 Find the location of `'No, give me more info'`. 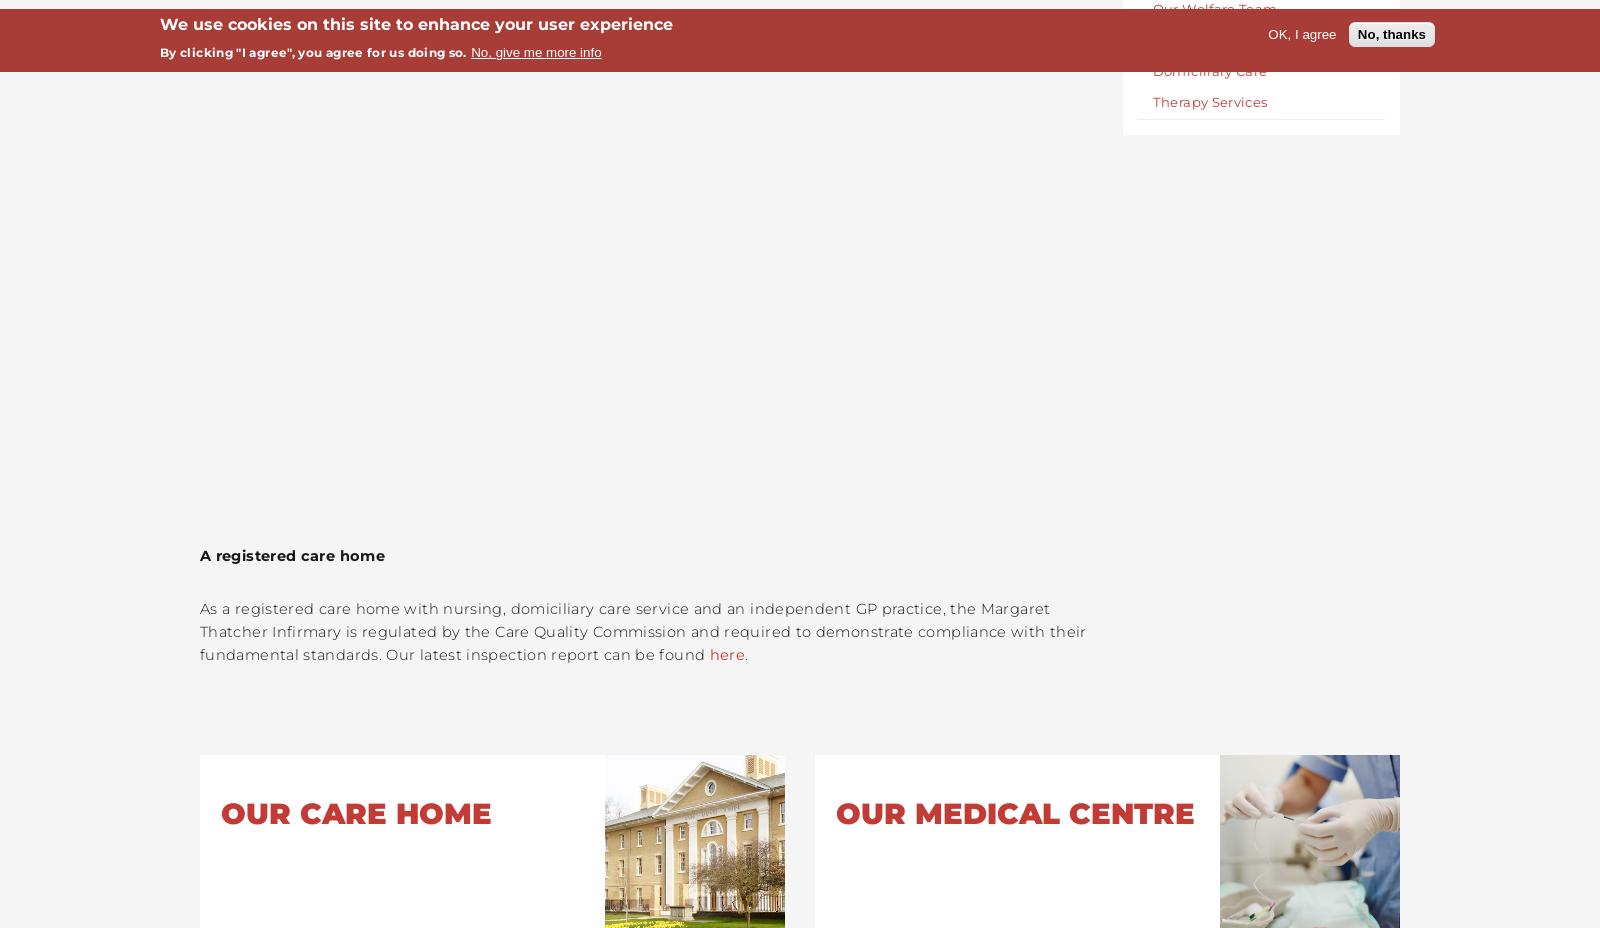

'No, give me more info' is located at coordinates (535, 51).